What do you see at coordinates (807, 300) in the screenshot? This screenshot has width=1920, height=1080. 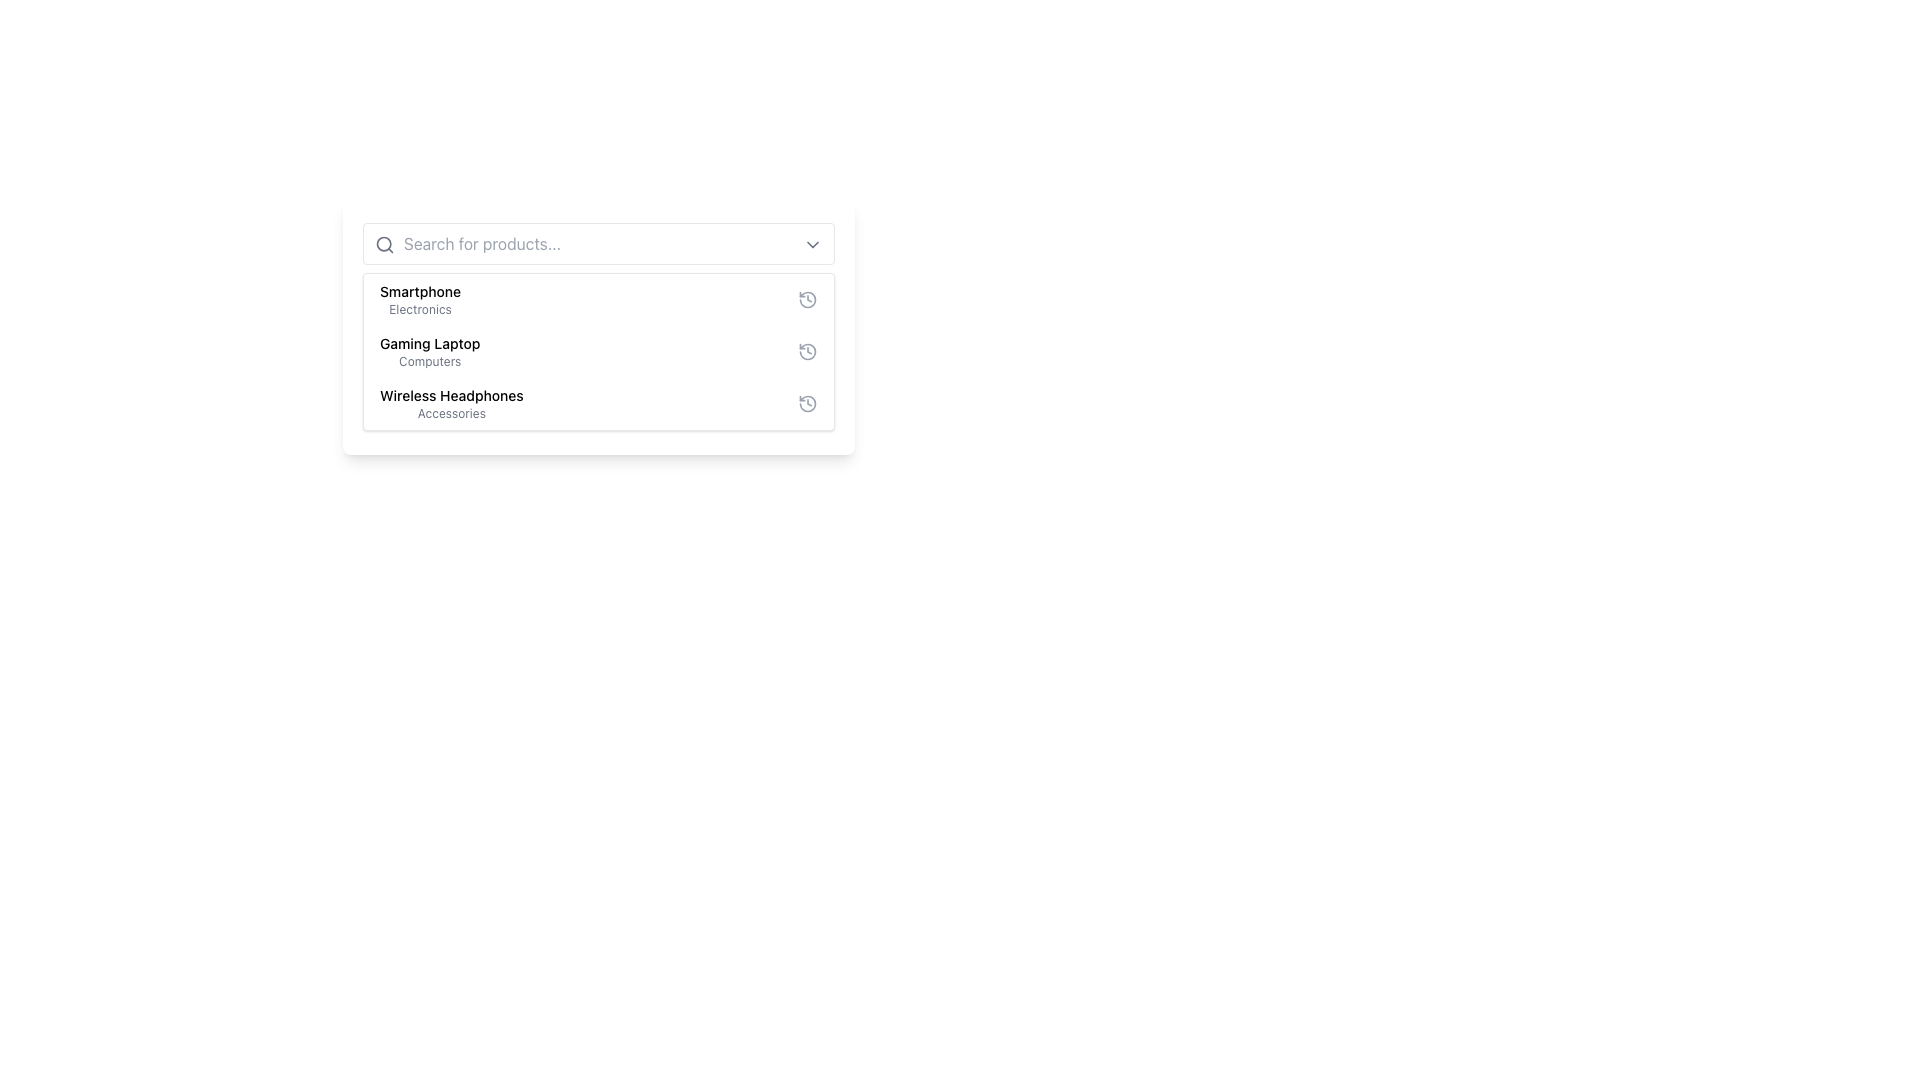 I see `the History Icon located at the rightmost side of the 'Smartphone - Electronics' list item` at bounding box center [807, 300].